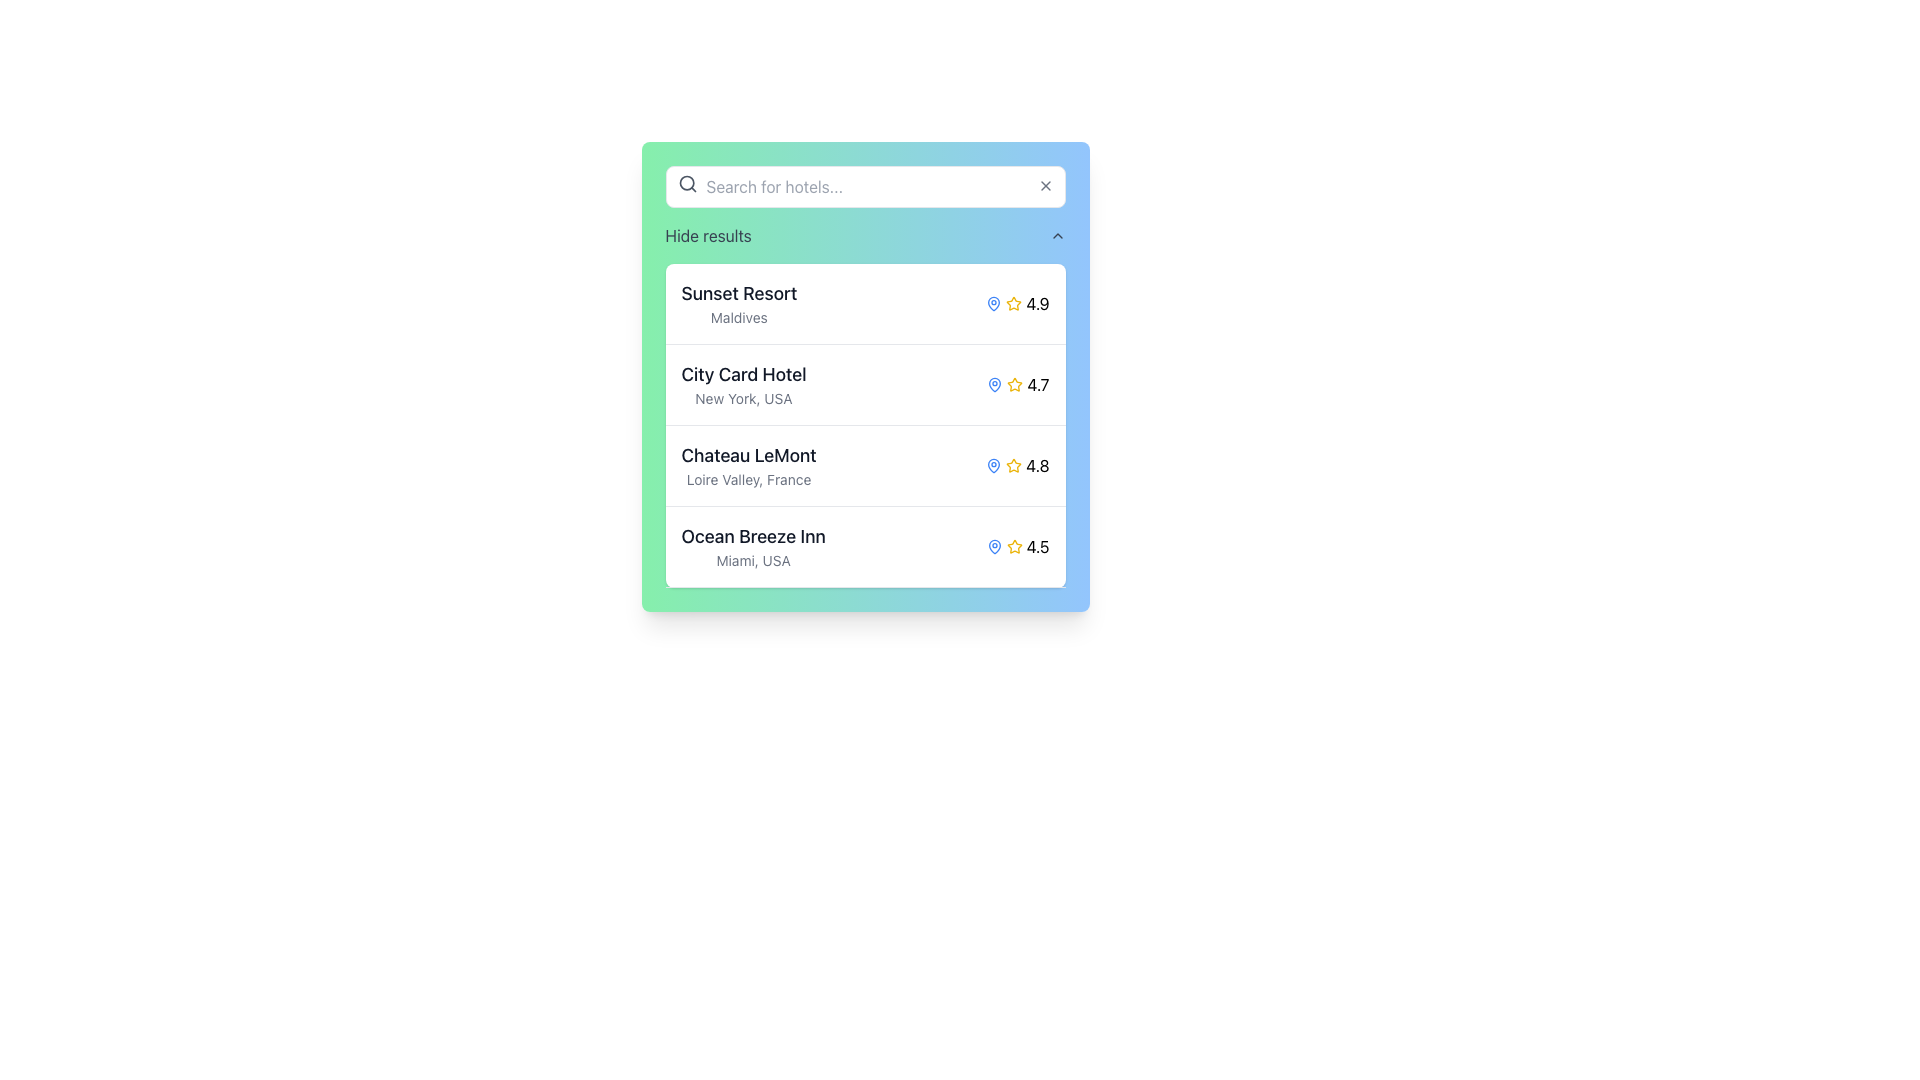 The width and height of the screenshot is (1920, 1080). I want to click on details of the list item representing 'Ocean Breeze Inn', which includes its name, location, and rating, so click(865, 547).